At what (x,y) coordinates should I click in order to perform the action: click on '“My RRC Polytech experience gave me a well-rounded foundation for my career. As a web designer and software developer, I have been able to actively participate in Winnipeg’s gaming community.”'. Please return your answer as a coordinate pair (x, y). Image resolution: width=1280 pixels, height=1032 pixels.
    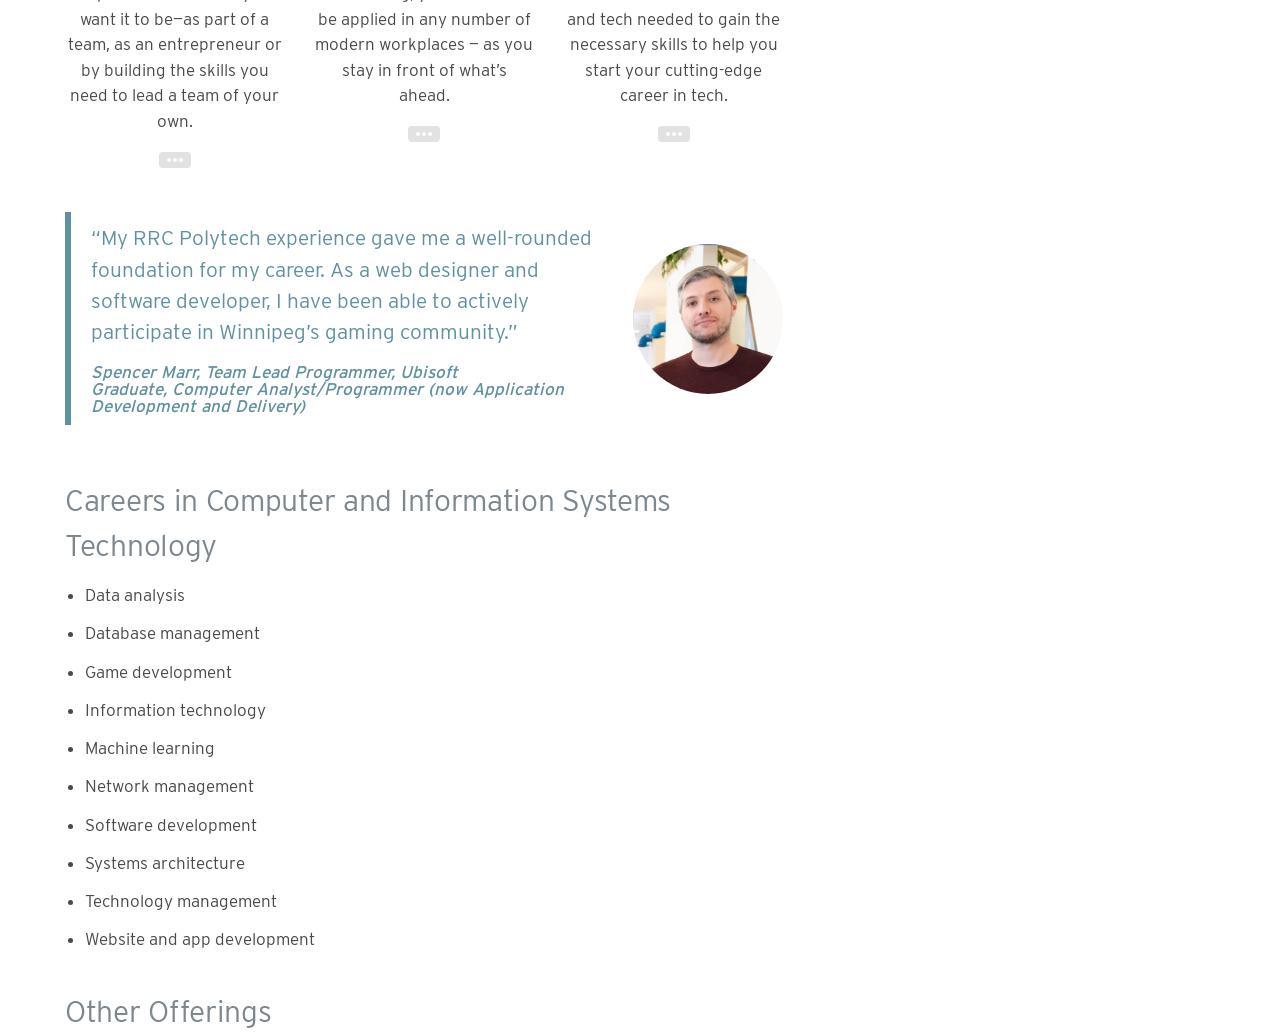
    Looking at the image, I should click on (341, 284).